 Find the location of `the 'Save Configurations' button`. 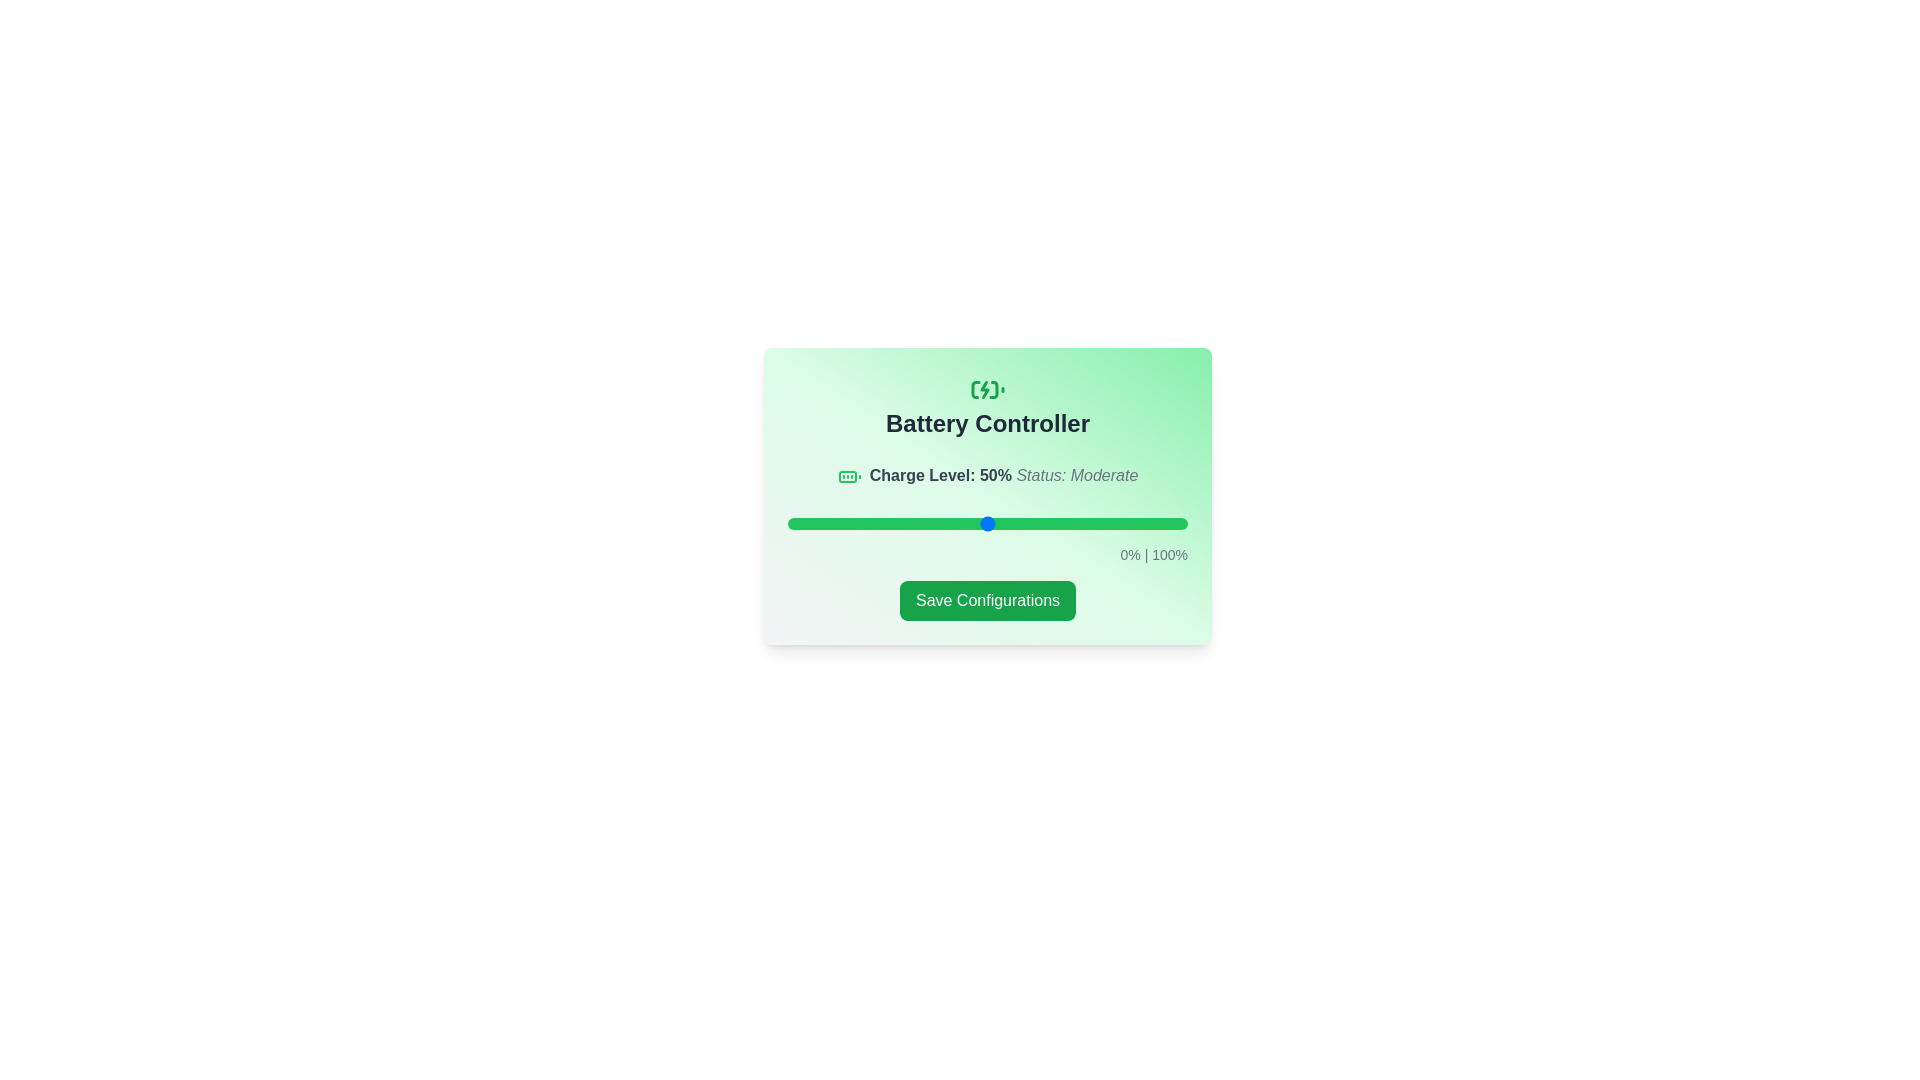

the 'Save Configurations' button is located at coordinates (988, 599).